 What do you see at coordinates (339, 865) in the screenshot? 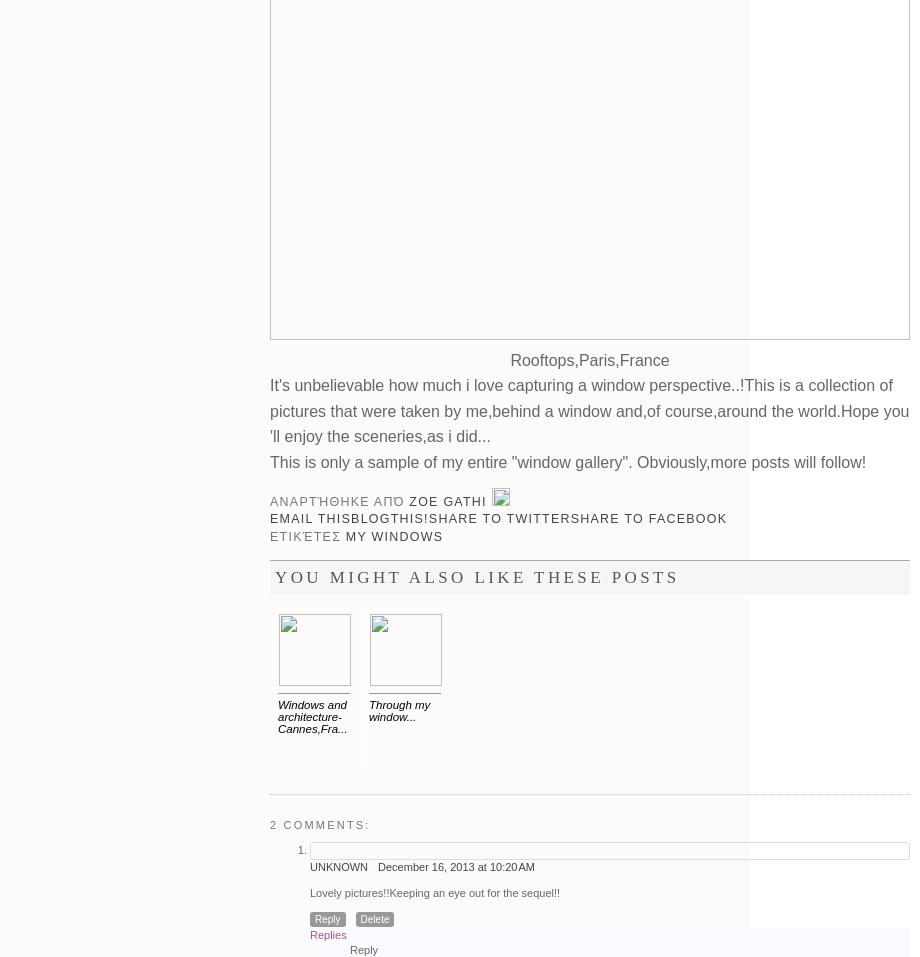
I see `'Unknown'` at bounding box center [339, 865].